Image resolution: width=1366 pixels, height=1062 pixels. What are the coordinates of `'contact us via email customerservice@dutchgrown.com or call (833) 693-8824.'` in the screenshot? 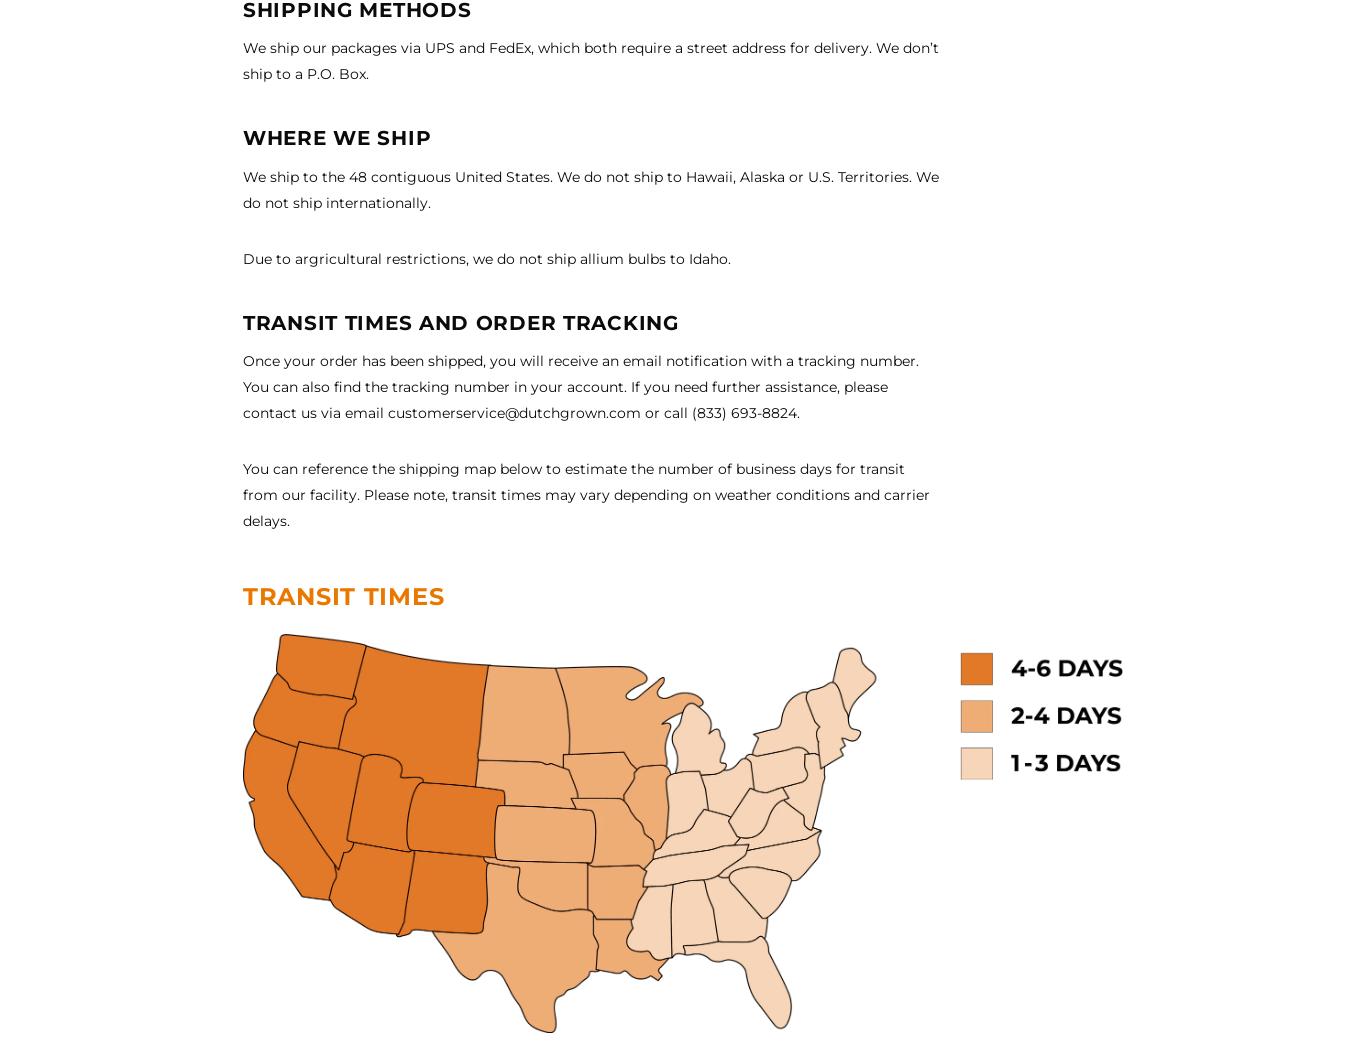 It's located at (521, 412).